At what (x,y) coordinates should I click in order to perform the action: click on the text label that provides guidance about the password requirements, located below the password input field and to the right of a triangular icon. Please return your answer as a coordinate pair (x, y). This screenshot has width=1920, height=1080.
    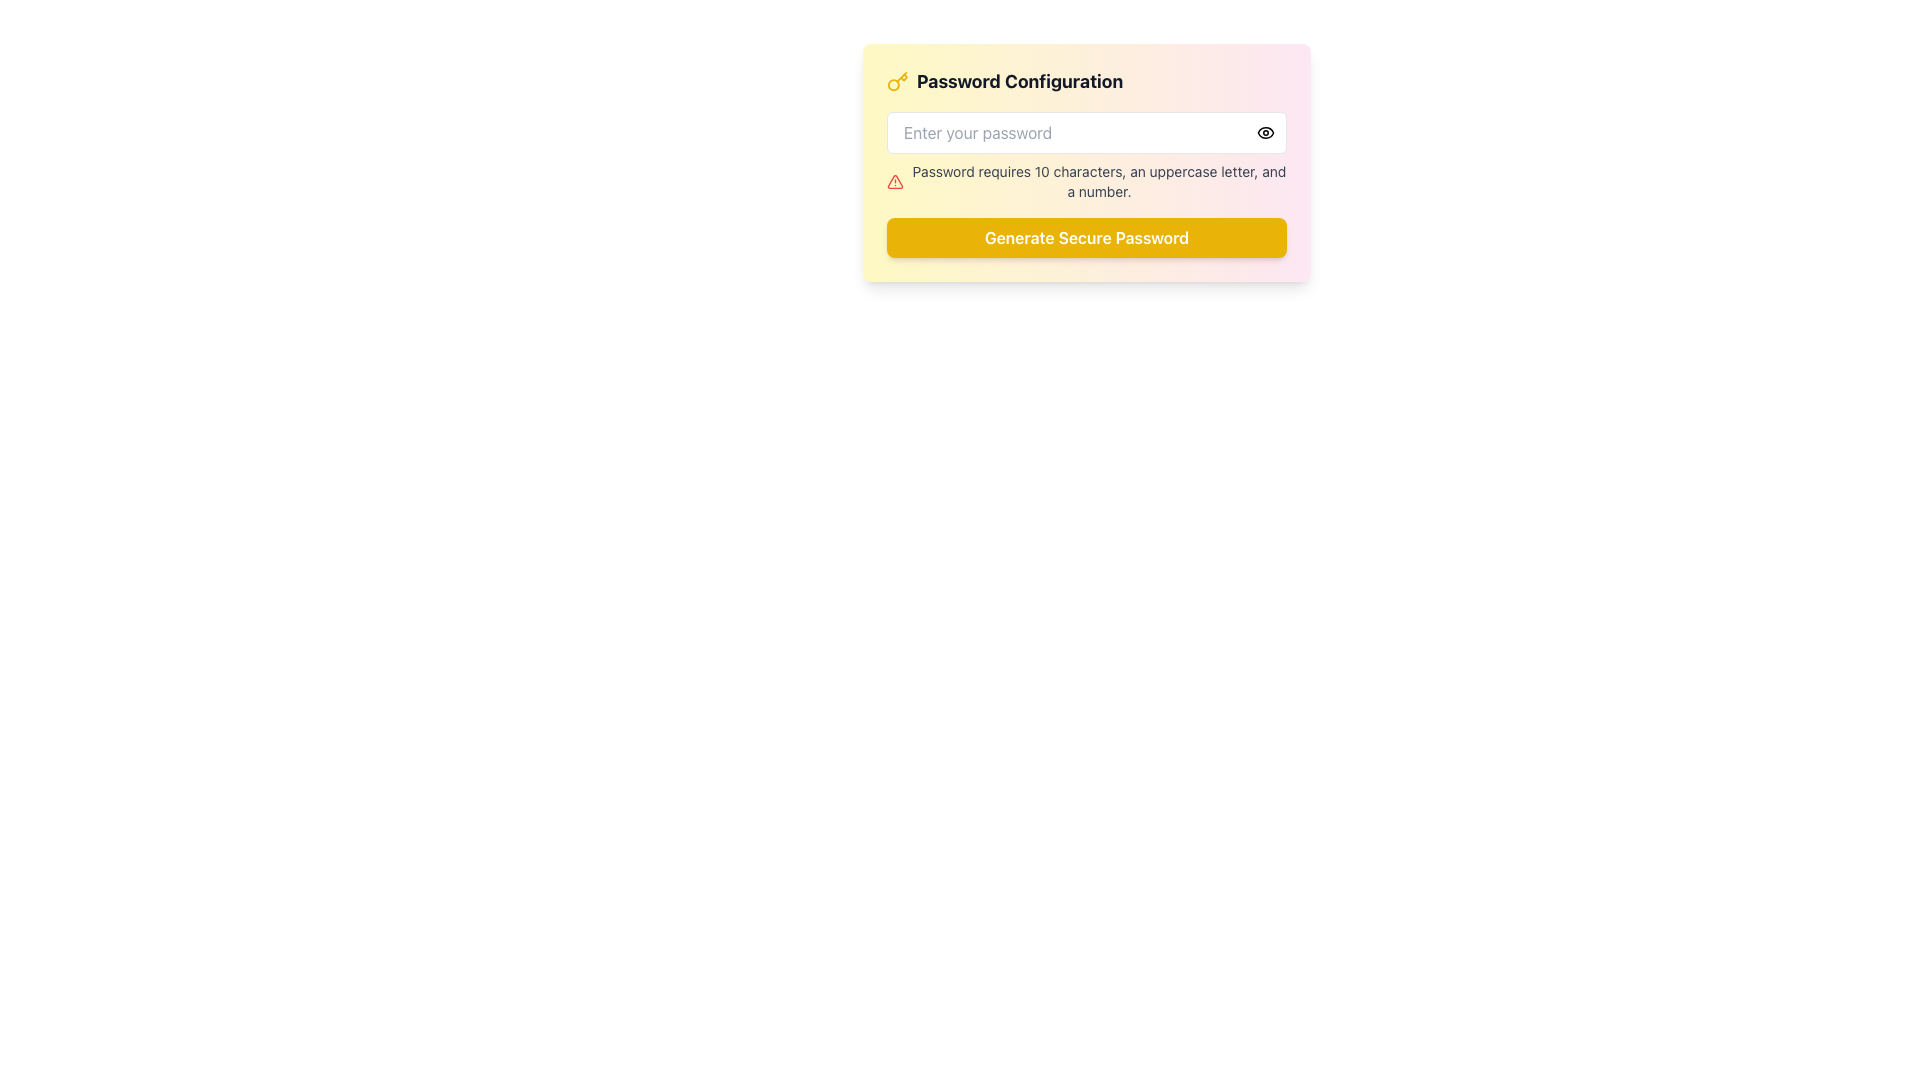
    Looking at the image, I should click on (1098, 181).